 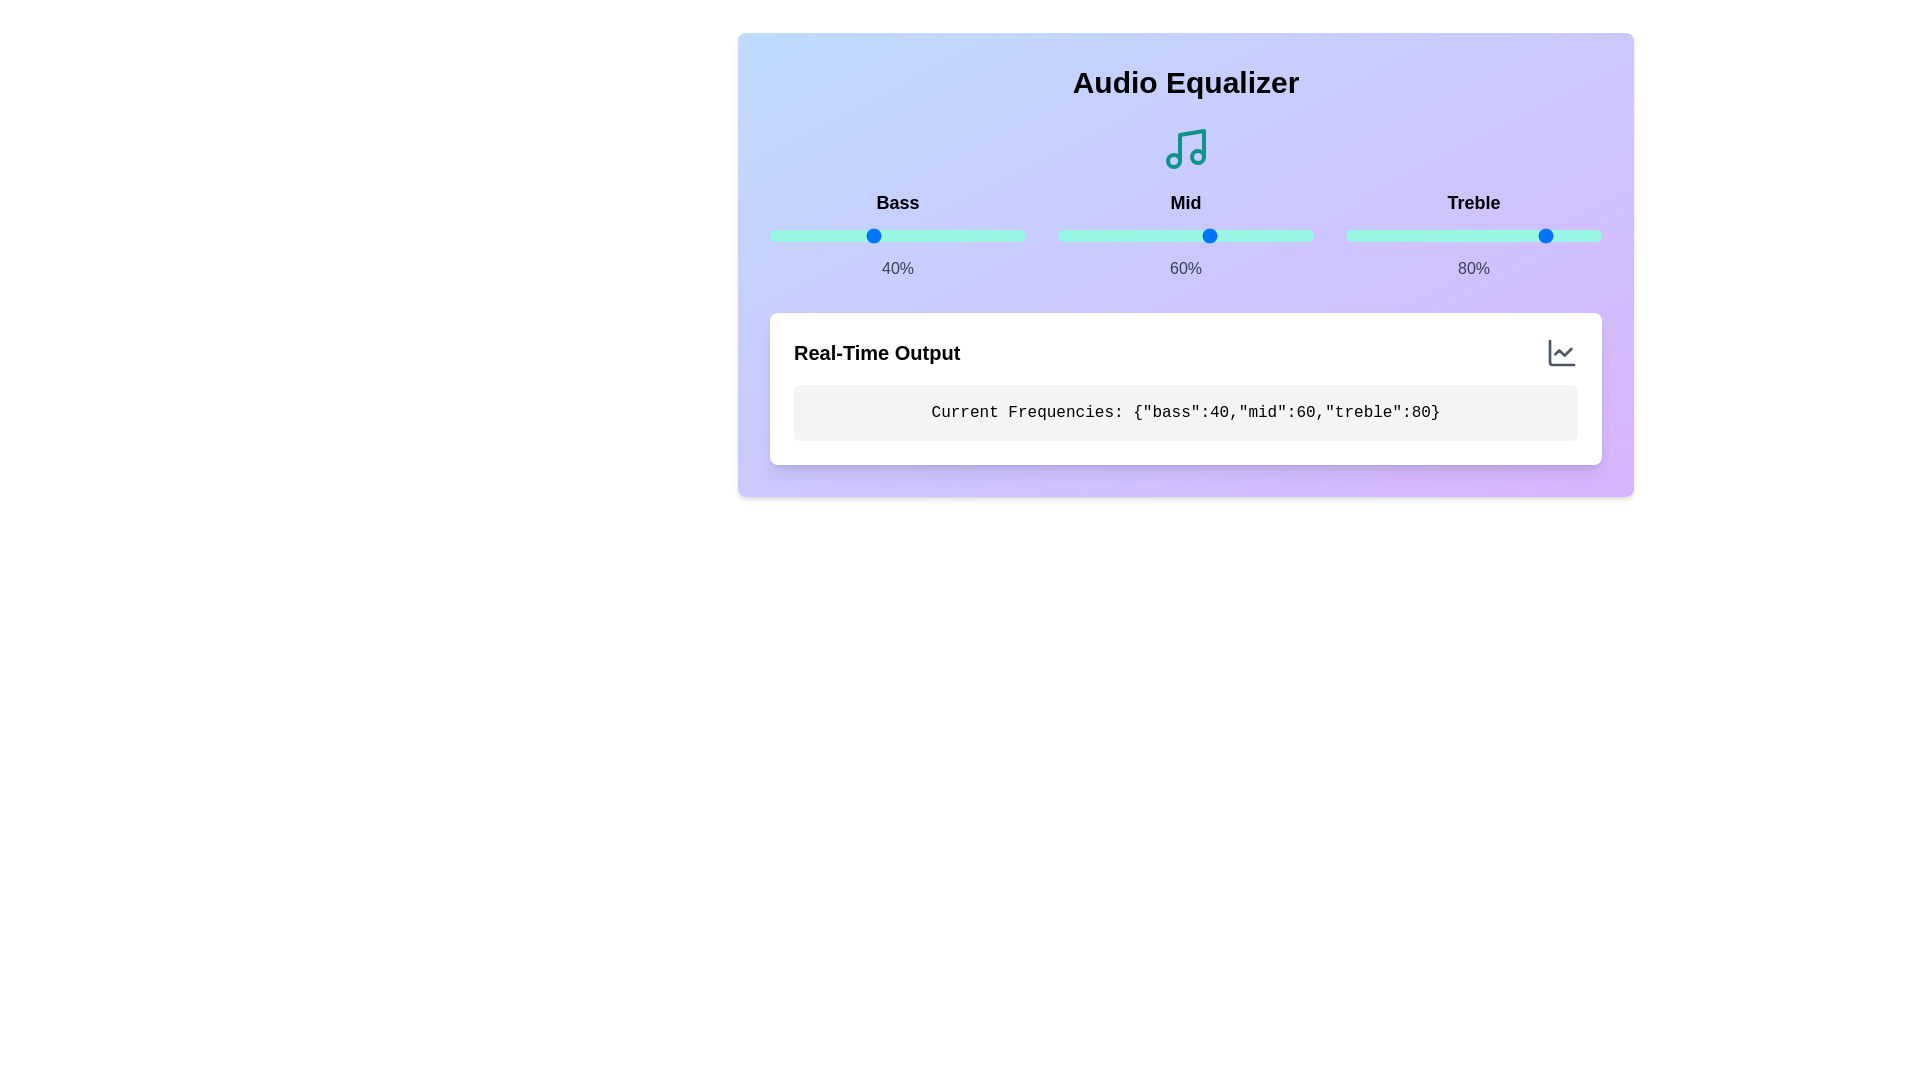 What do you see at coordinates (1185, 268) in the screenshot?
I see `the text label displaying '60%' located centrally beneath the 'Mid' slider in the audio equalizer interface, styled in dark gray on a light purple background` at bounding box center [1185, 268].